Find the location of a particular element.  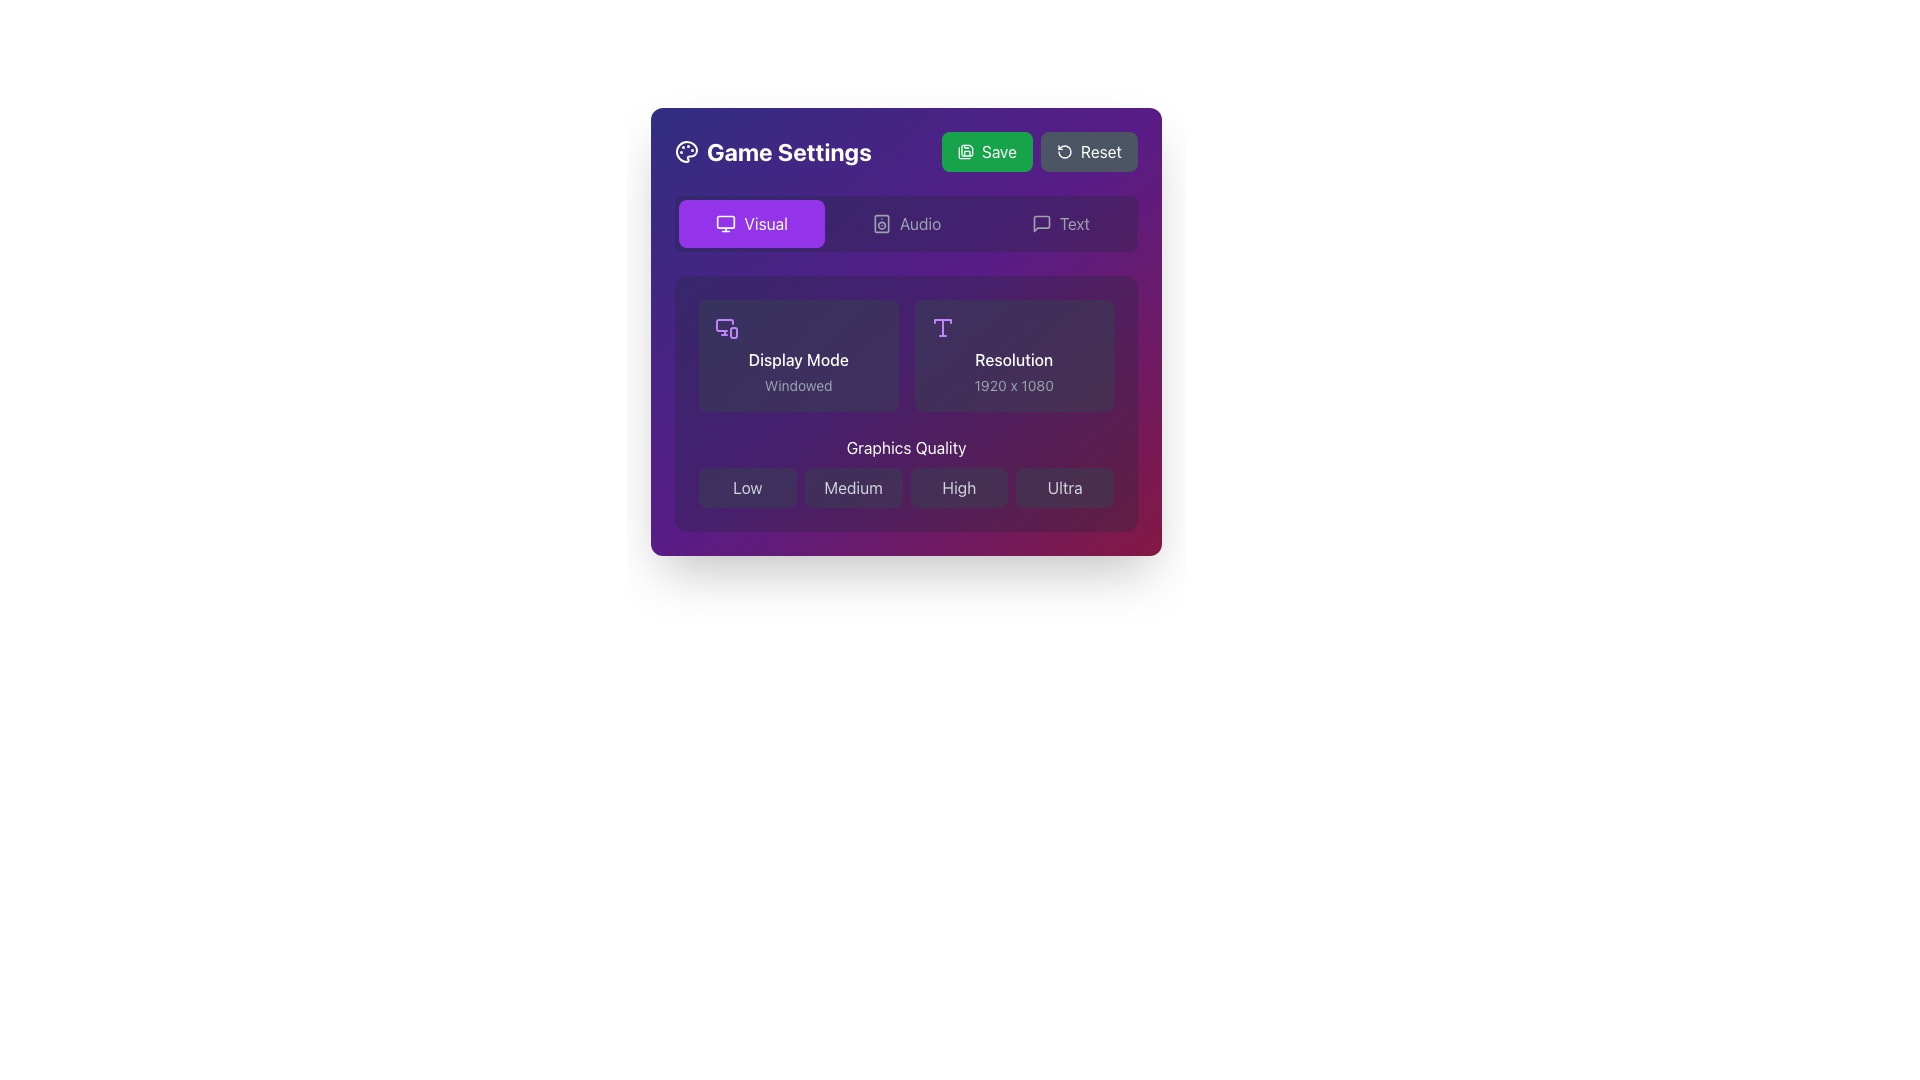

the speaker-shaped icon within the 'Audio' tab button in the purple 'Game Settings' panel is located at coordinates (880, 223).